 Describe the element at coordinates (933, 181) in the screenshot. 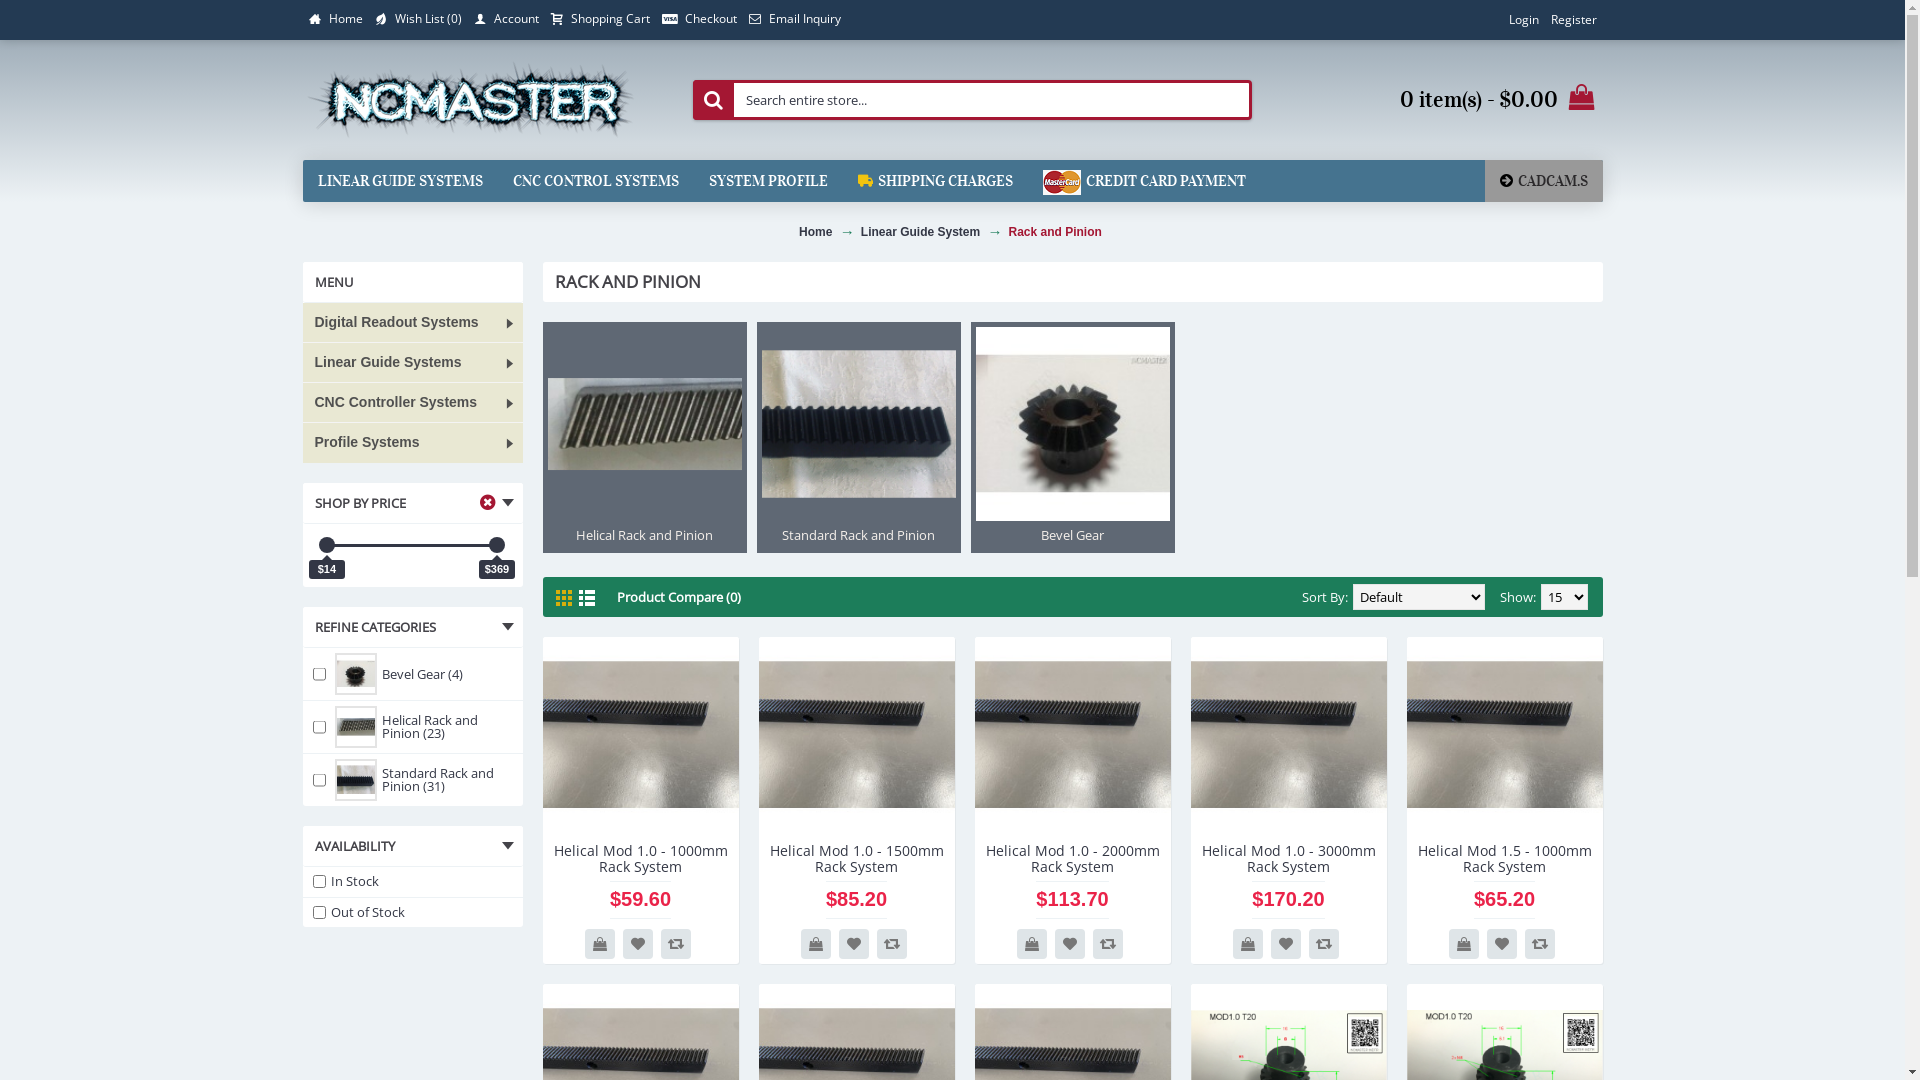

I see `'SHIPPING CHARGES'` at that location.